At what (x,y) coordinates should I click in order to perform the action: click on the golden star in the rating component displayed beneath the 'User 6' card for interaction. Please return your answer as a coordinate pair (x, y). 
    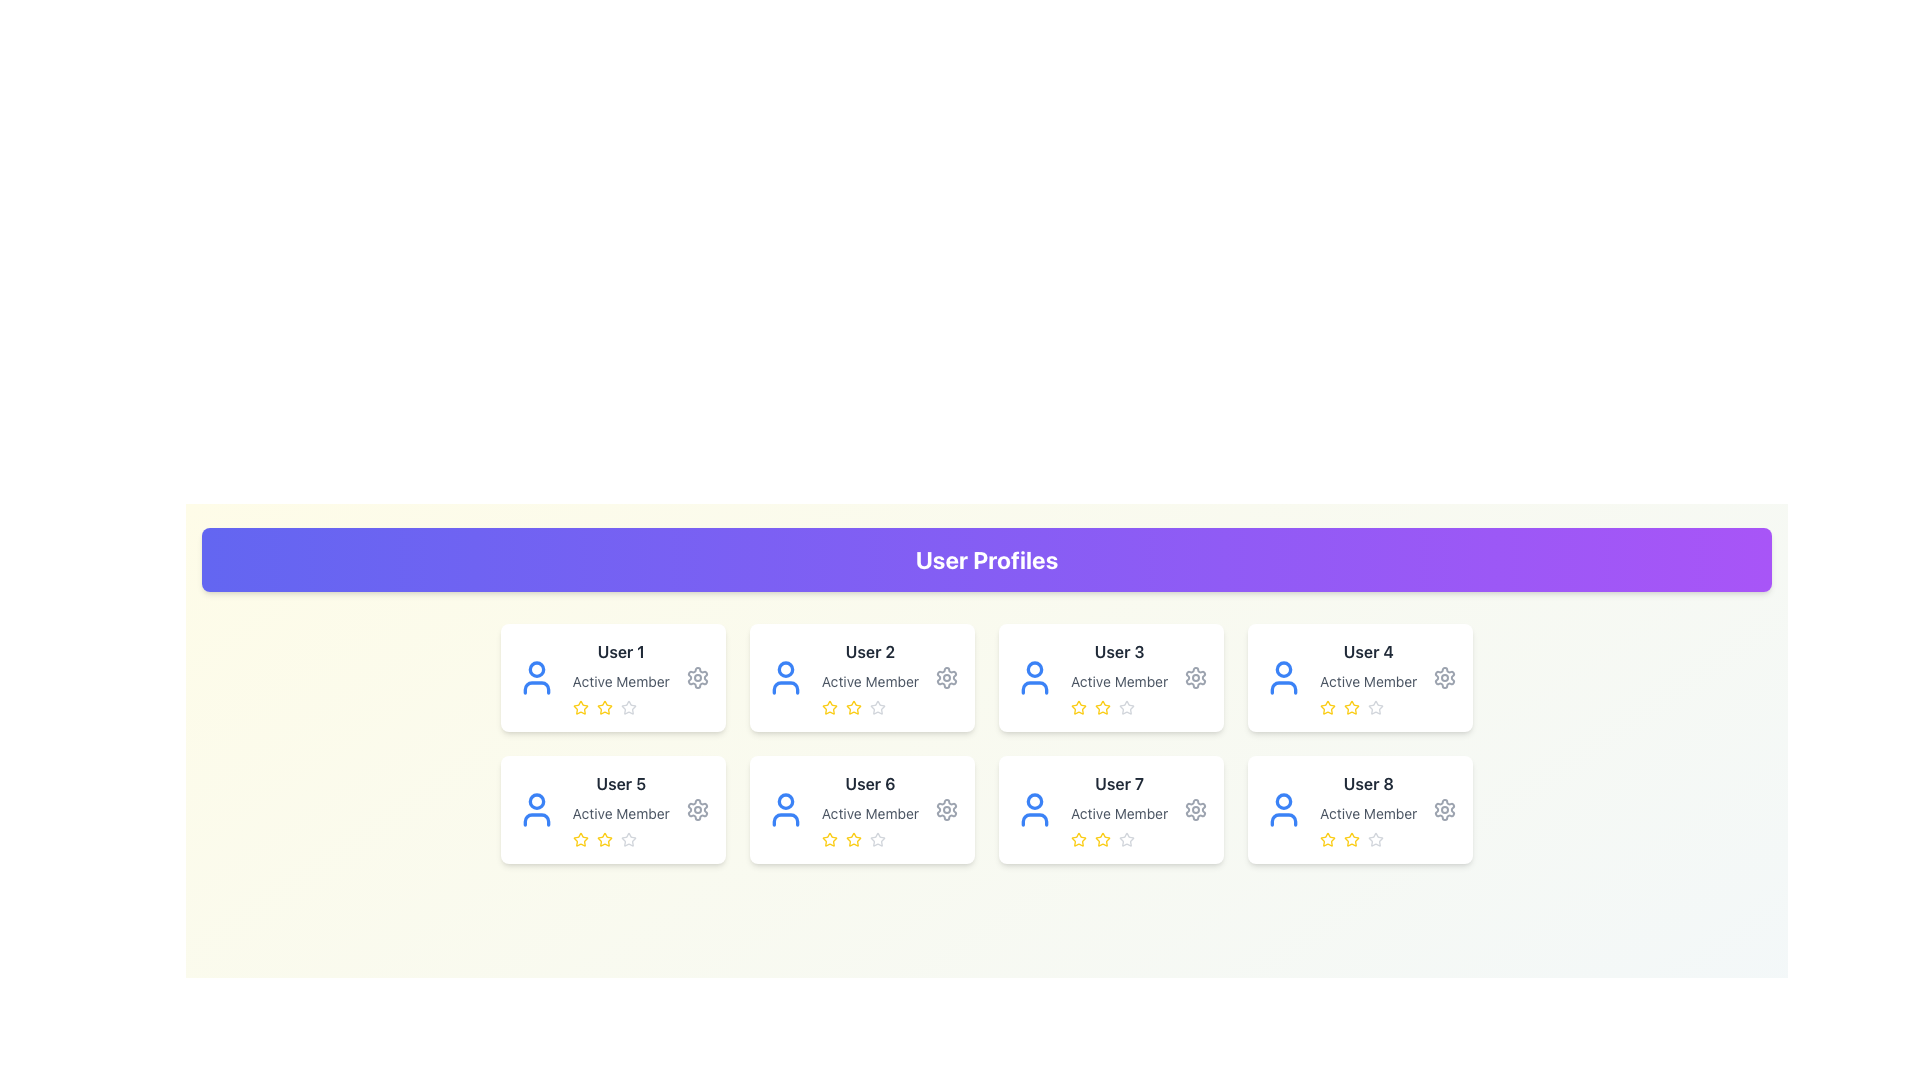
    Looking at the image, I should click on (870, 840).